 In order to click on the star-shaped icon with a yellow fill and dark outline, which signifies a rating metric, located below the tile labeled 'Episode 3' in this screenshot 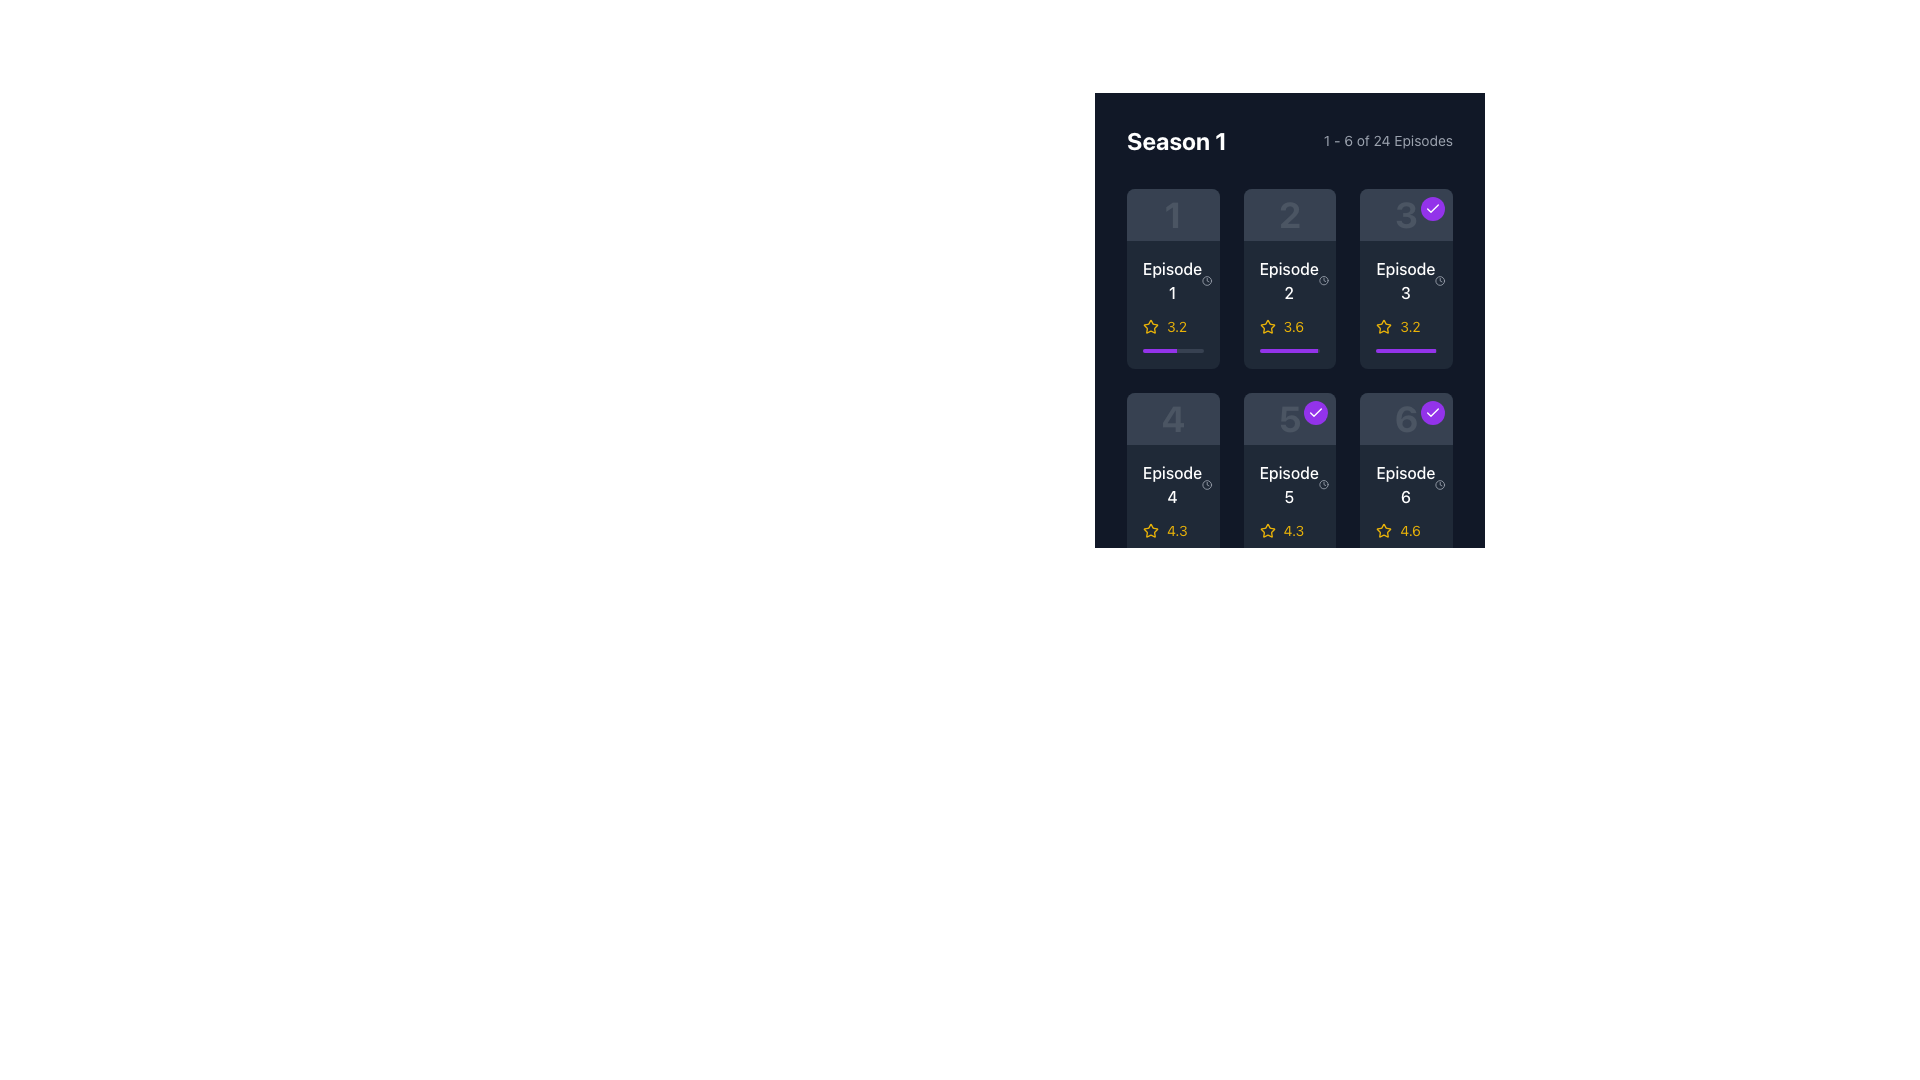, I will do `click(1383, 326)`.